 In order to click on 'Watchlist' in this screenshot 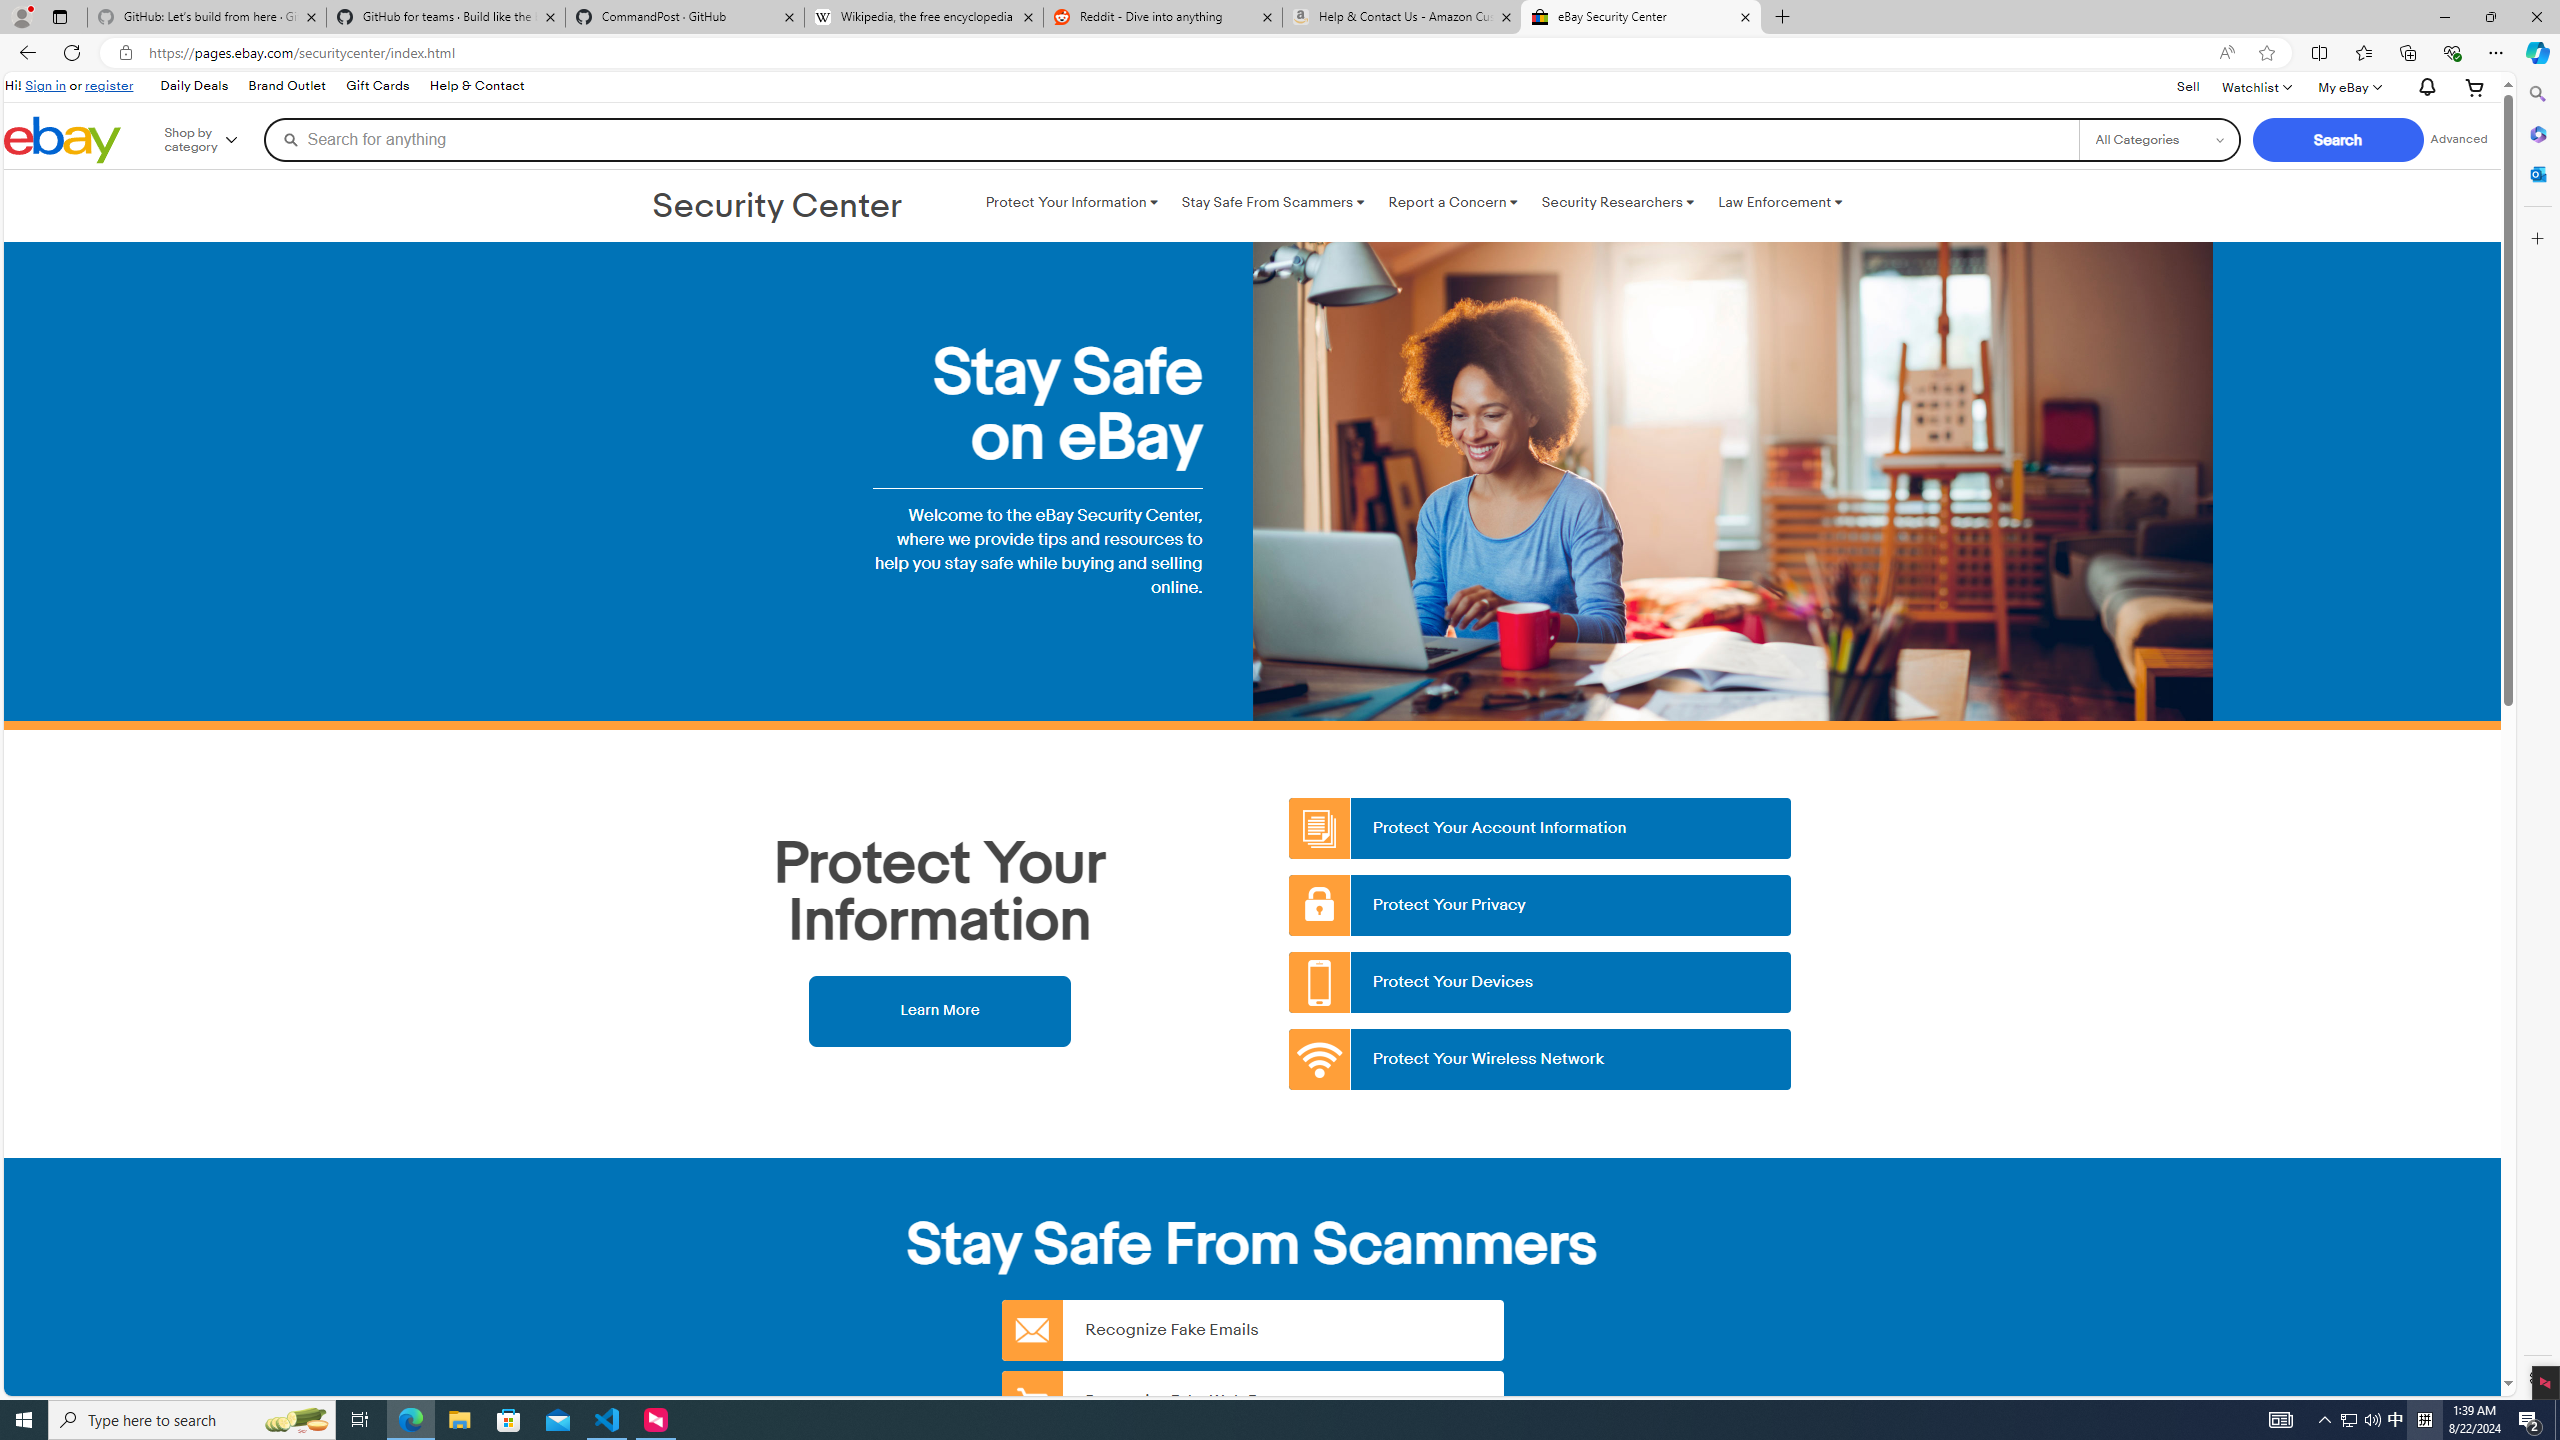, I will do `click(2255, 87)`.